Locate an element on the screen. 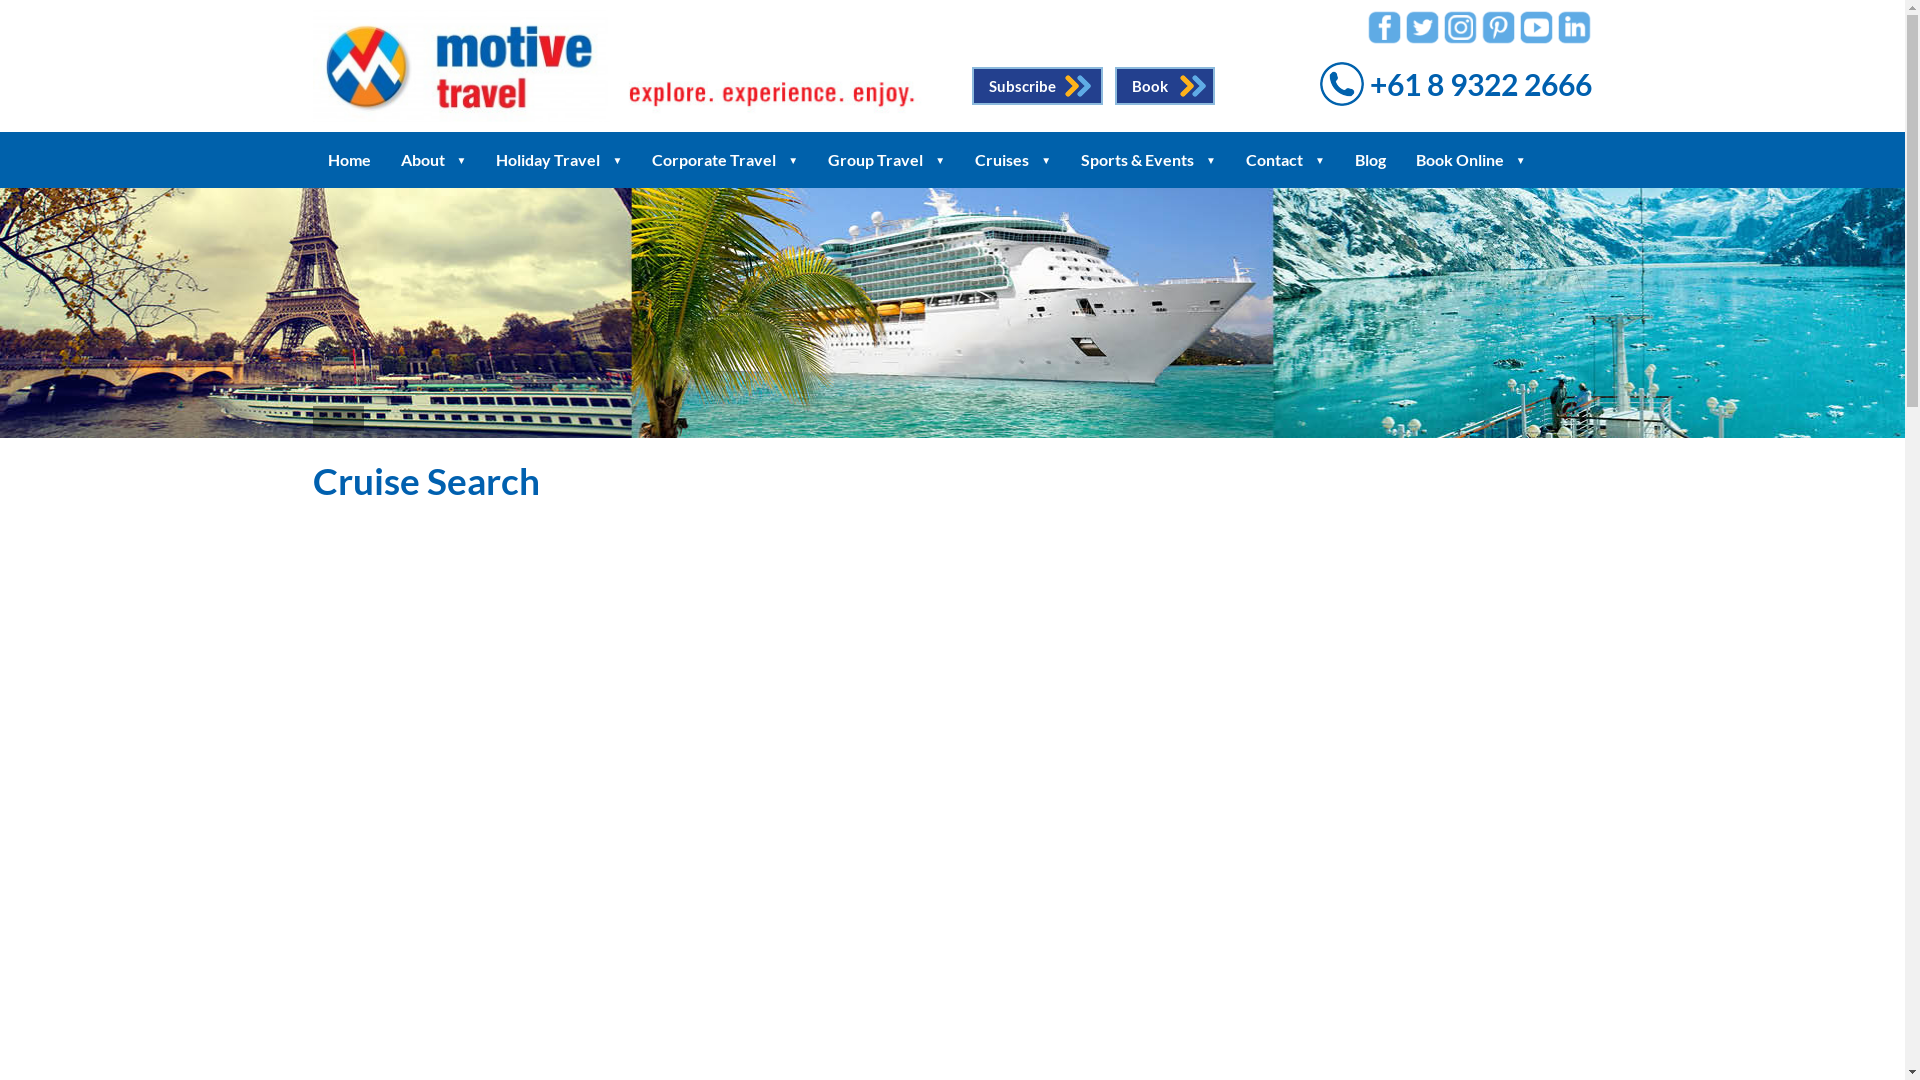 The width and height of the screenshot is (1920, 1080). 'Subscribe' is located at coordinates (971, 84).